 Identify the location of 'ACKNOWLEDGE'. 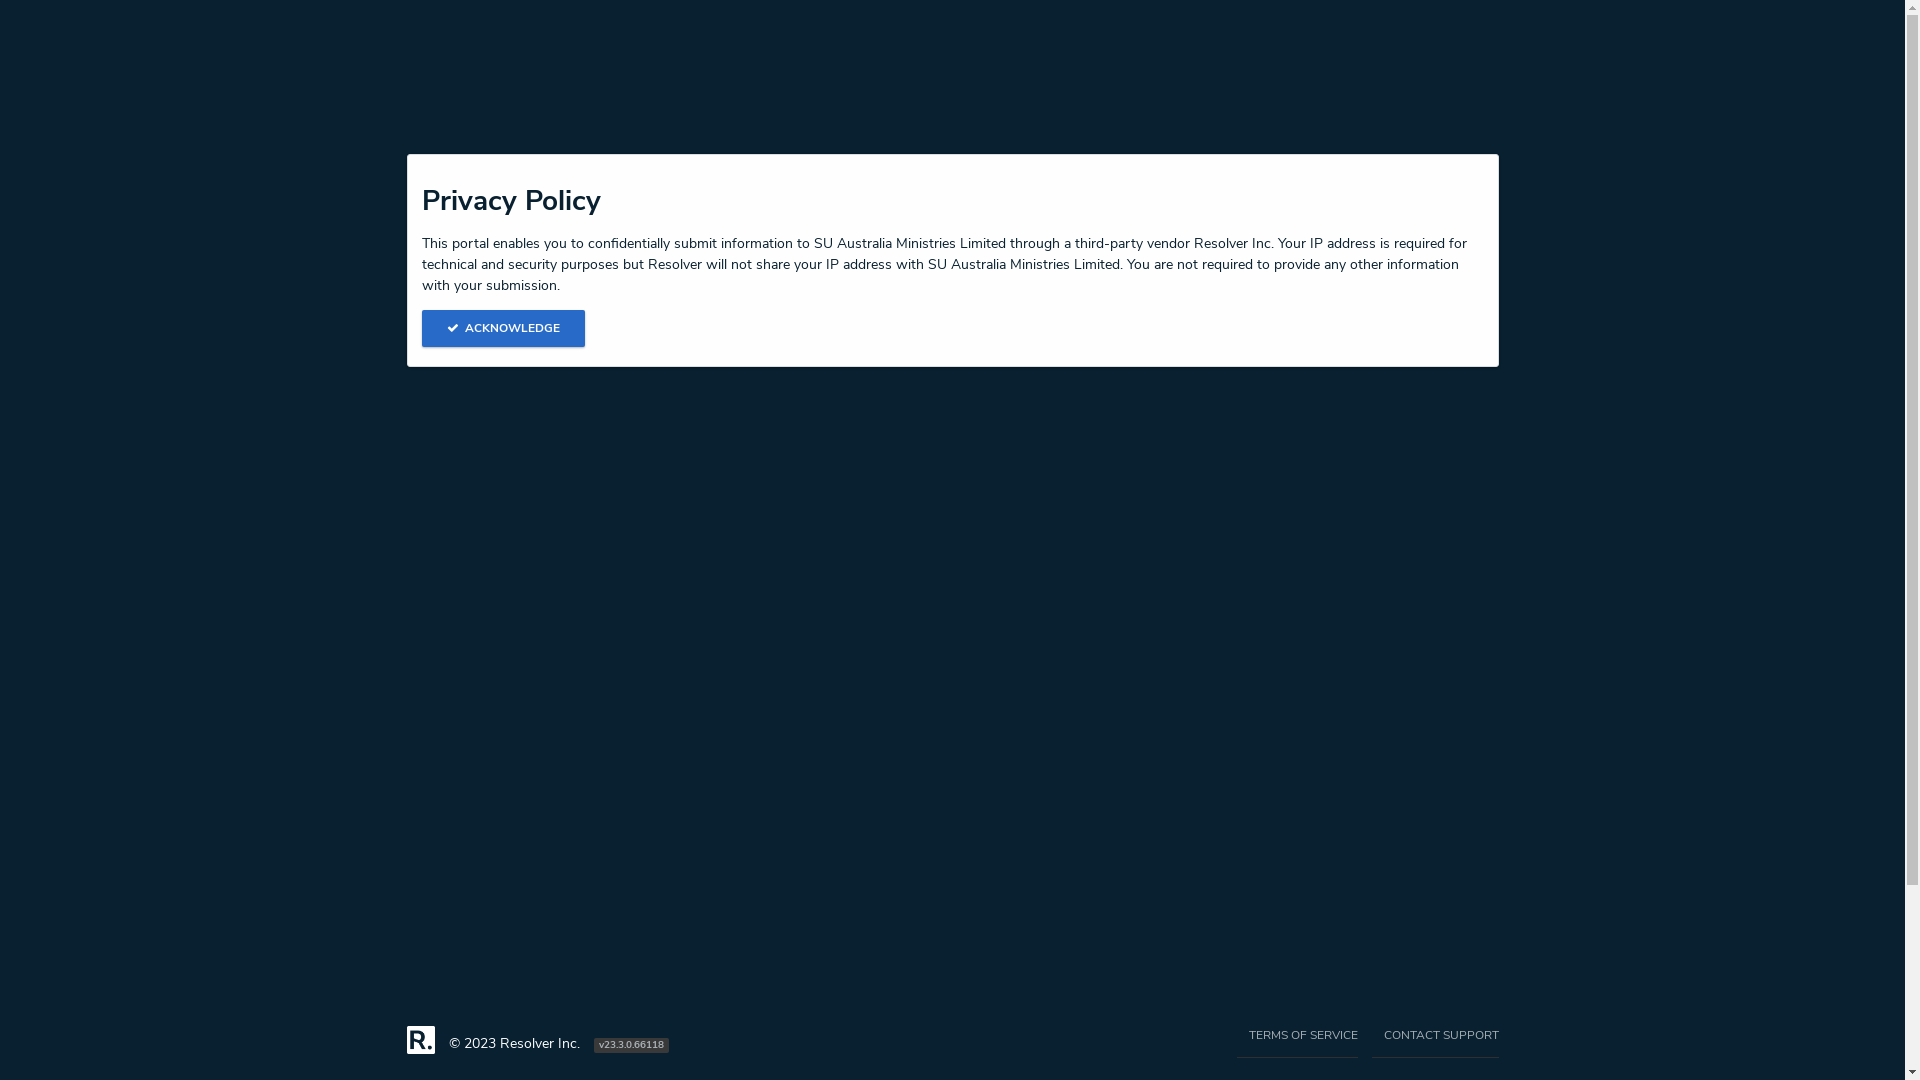
(504, 327).